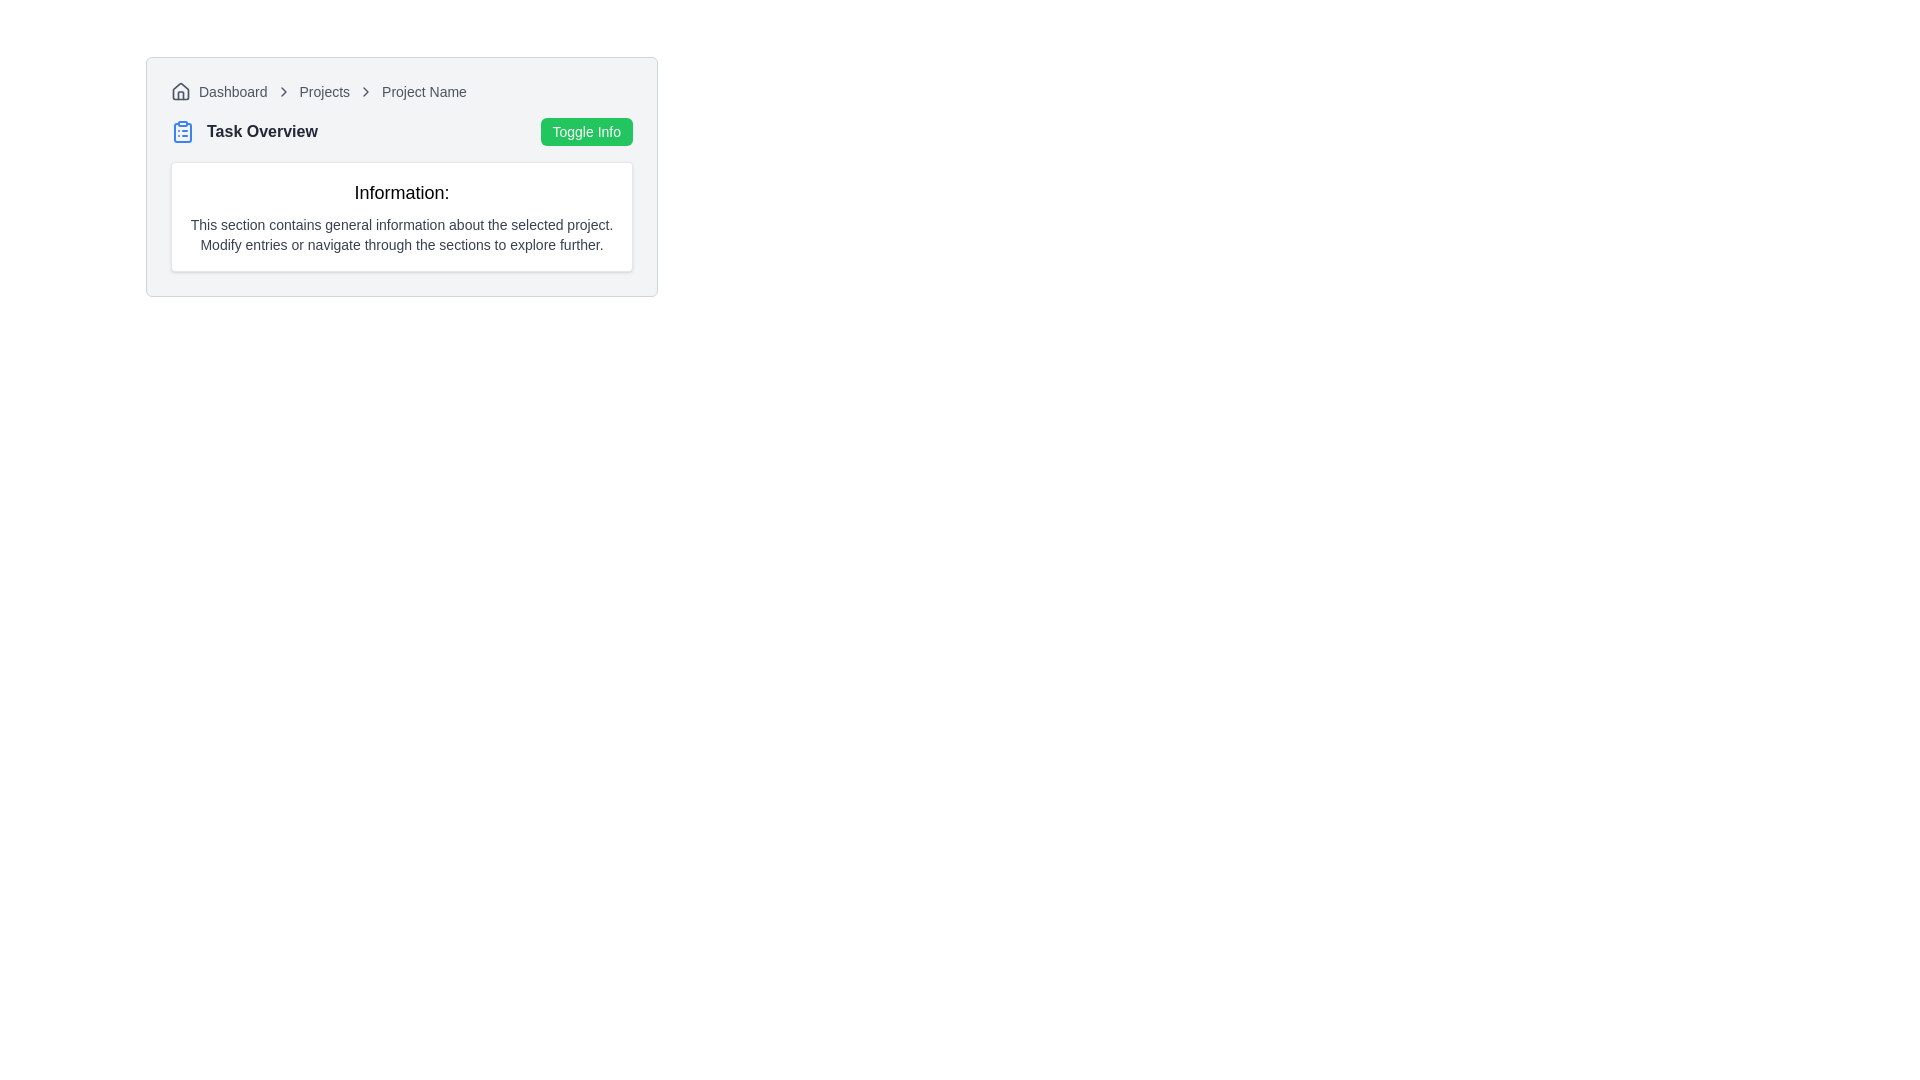 Image resolution: width=1920 pixels, height=1080 pixels. I want to click on the small home icon styled with an outline design located to the very left within the breadcrumb navigation bar, so click(181, 92).